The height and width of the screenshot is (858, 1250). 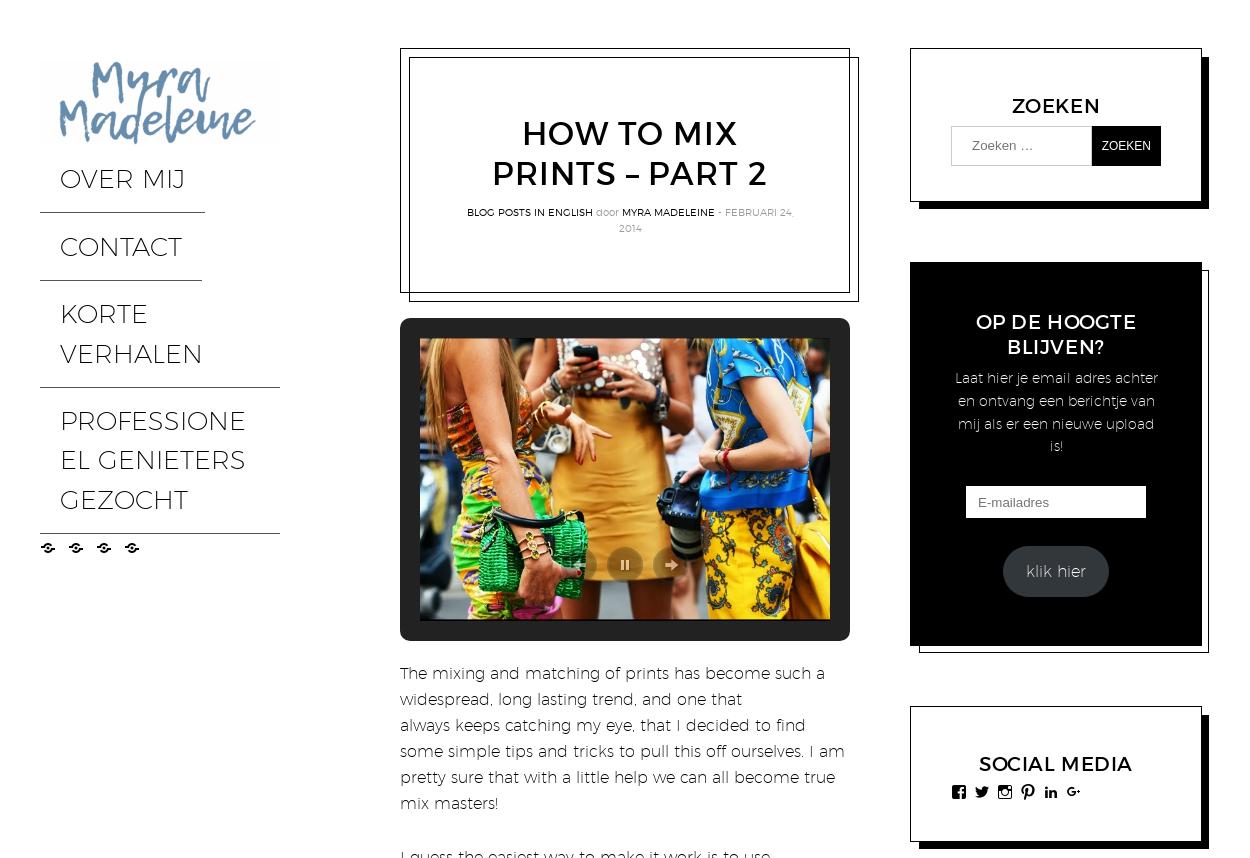 What do you see at coordinates (1011, 105) in the screenshot?
I see `'Zoeken'` at bounding box center [1011, 105].